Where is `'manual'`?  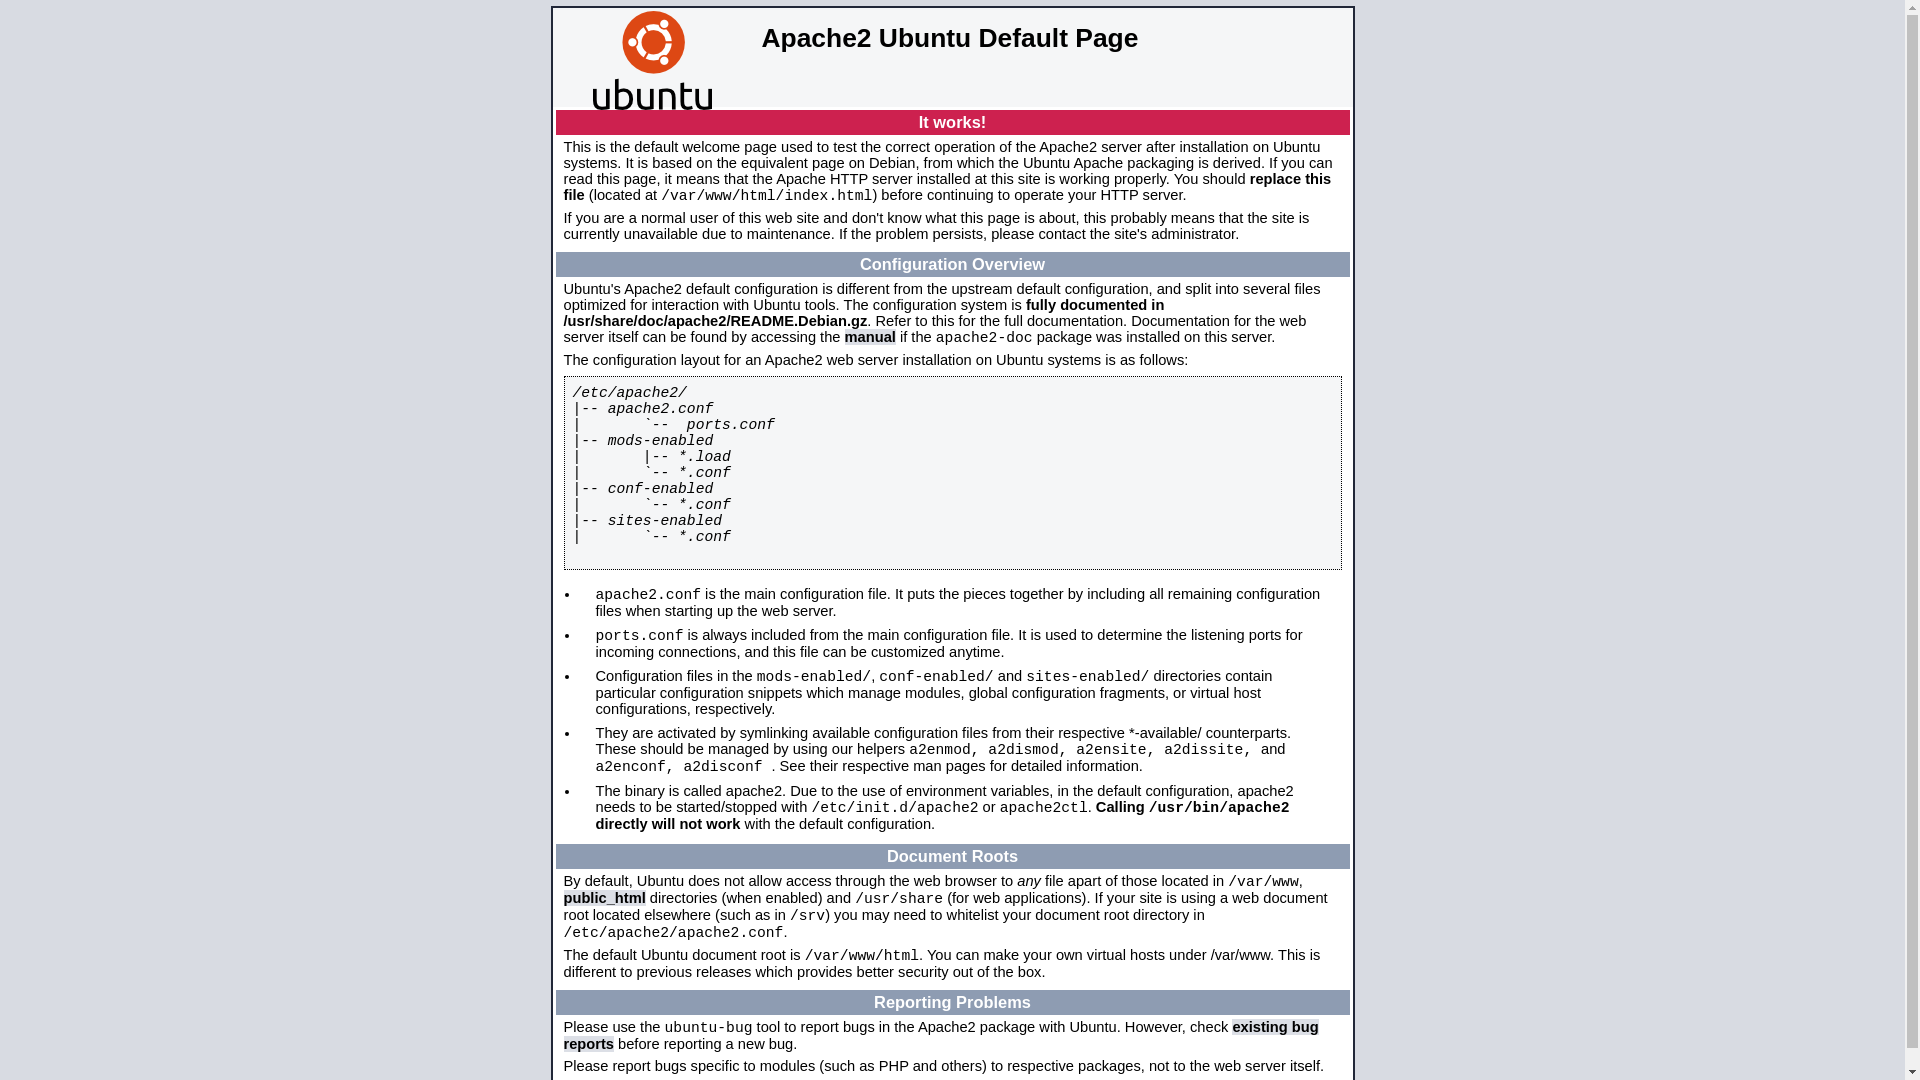
'manual' is located at coordinates (870, 335).